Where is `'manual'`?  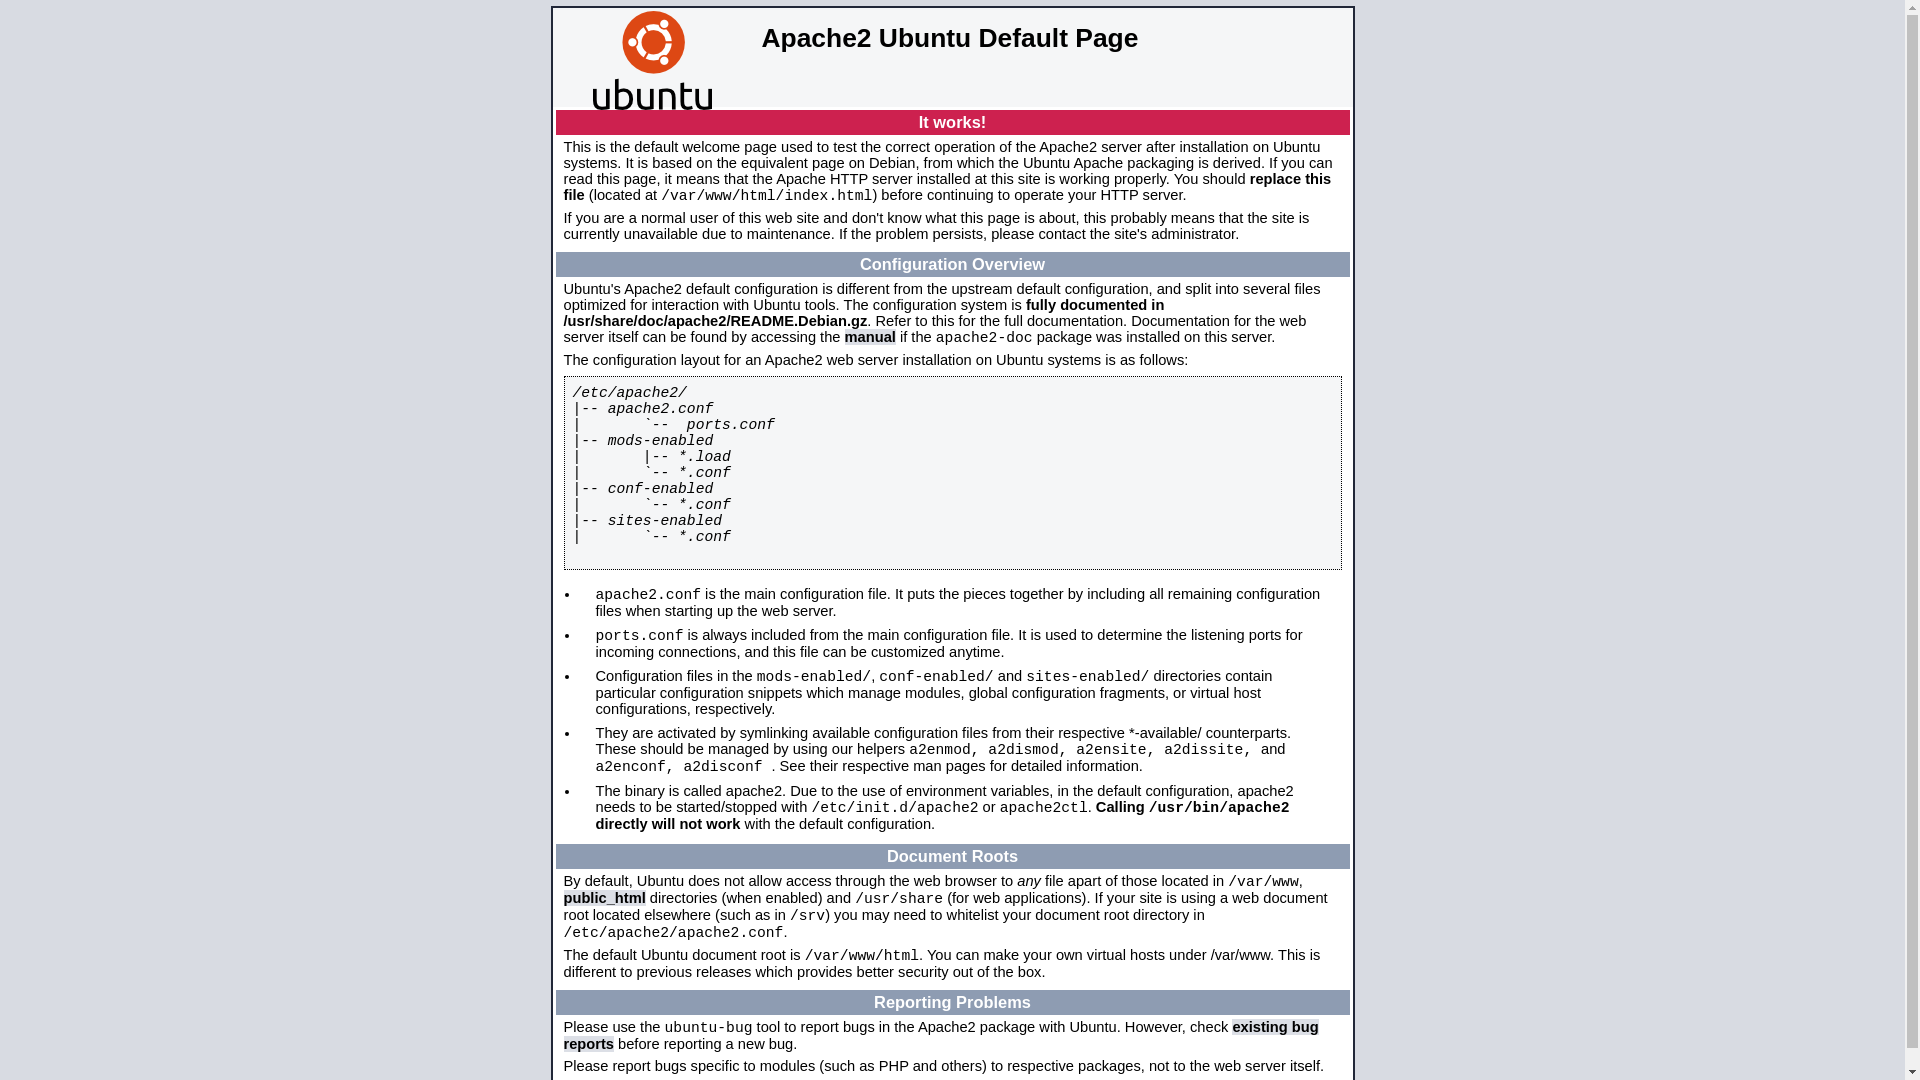
'manual' is located at coordinates (870, 335).